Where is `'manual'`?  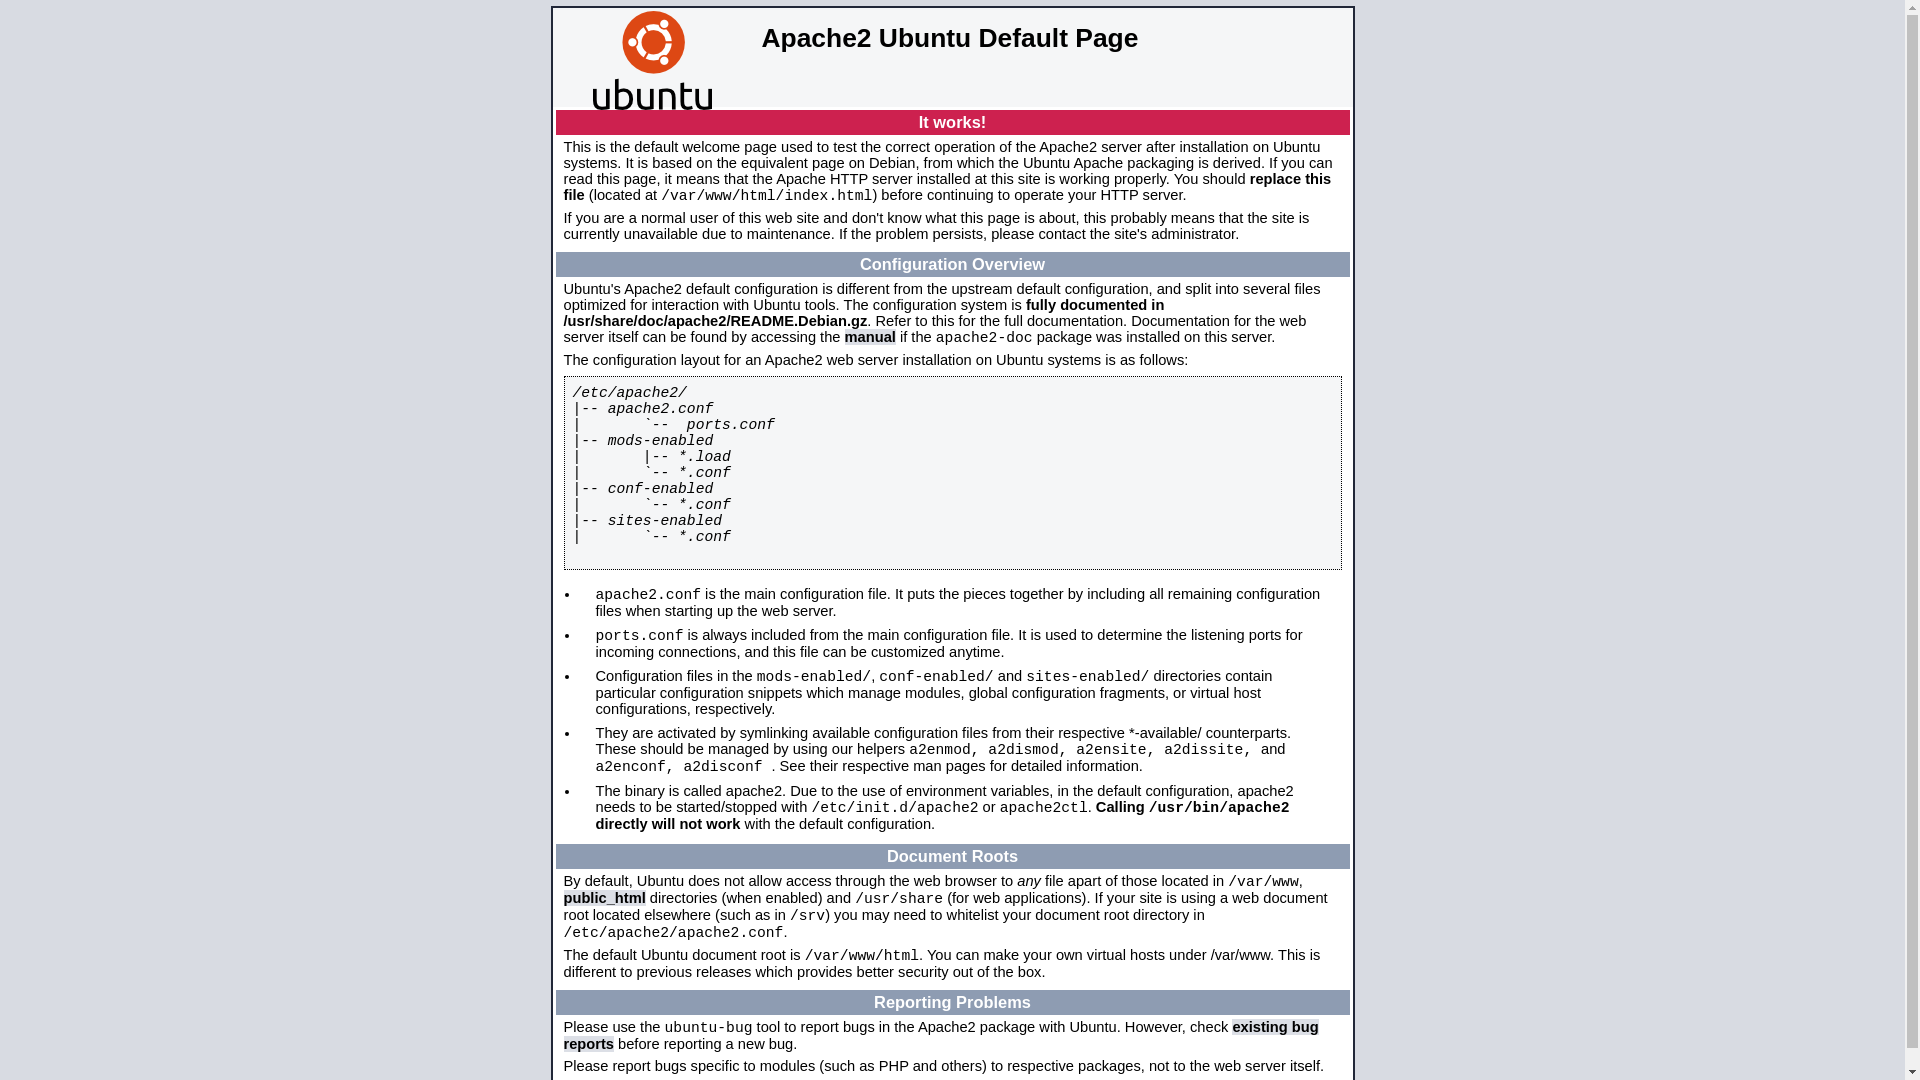
'manual' is located at coordinates (870, 335).